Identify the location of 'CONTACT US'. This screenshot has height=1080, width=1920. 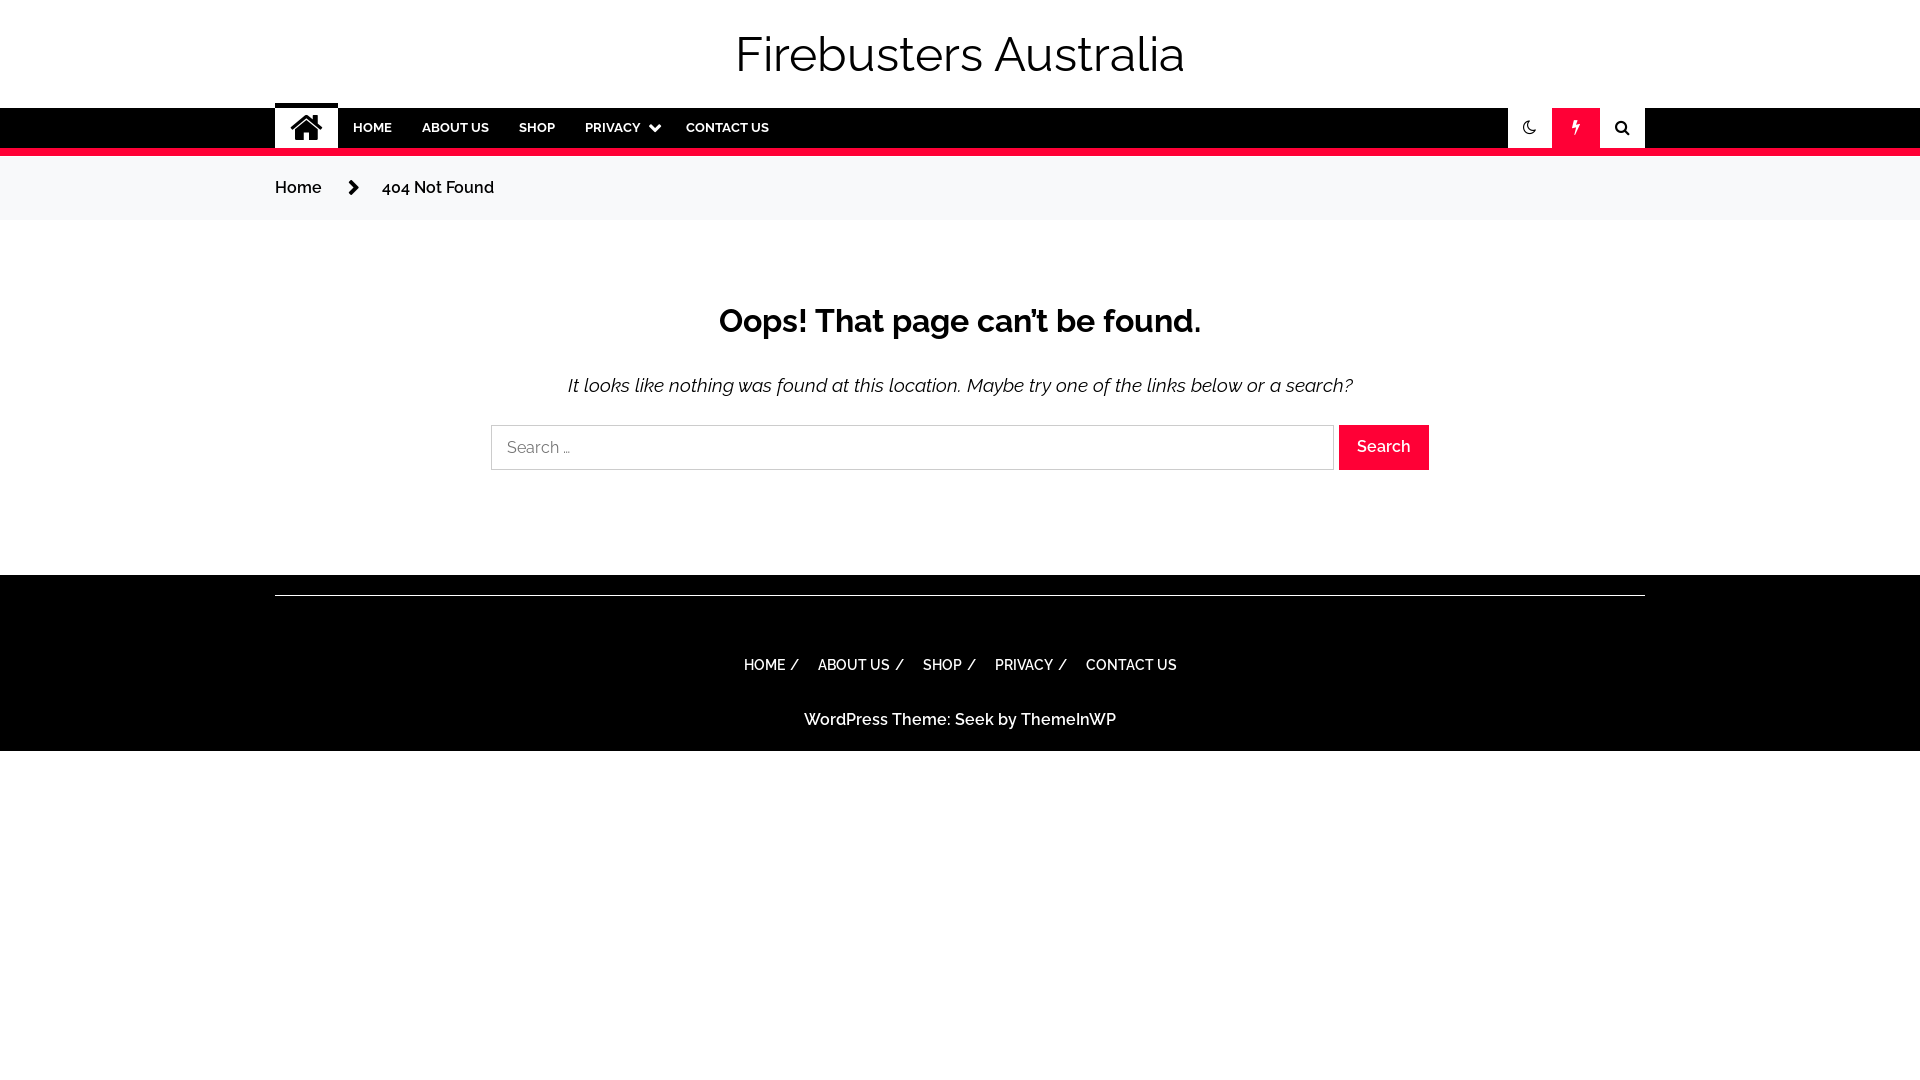
(1131, 664).